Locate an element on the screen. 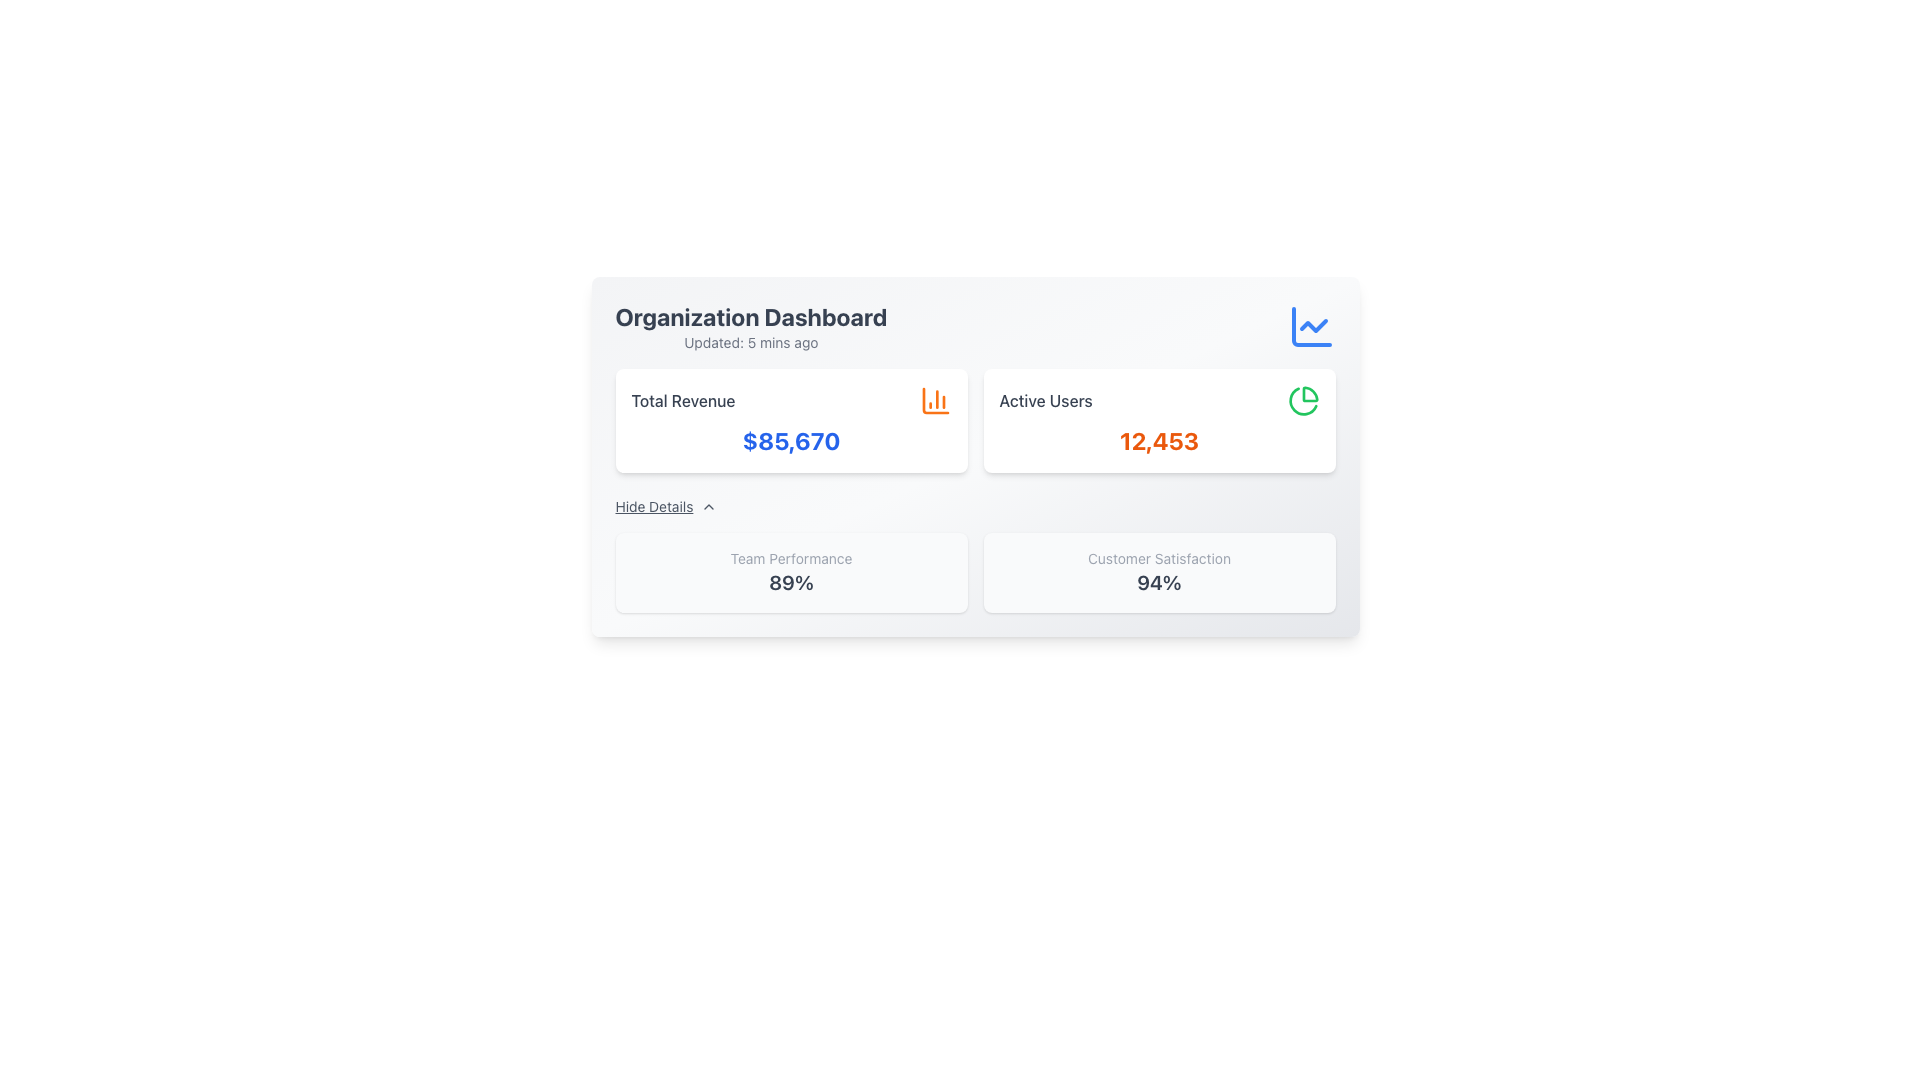 The height and width of the screenshot is (1080, 1920). text from the small text label that reads 'Updated: 5 mins ago', which is located below the 'Organization Dashboard' heading is located at coordinates (750, 342).